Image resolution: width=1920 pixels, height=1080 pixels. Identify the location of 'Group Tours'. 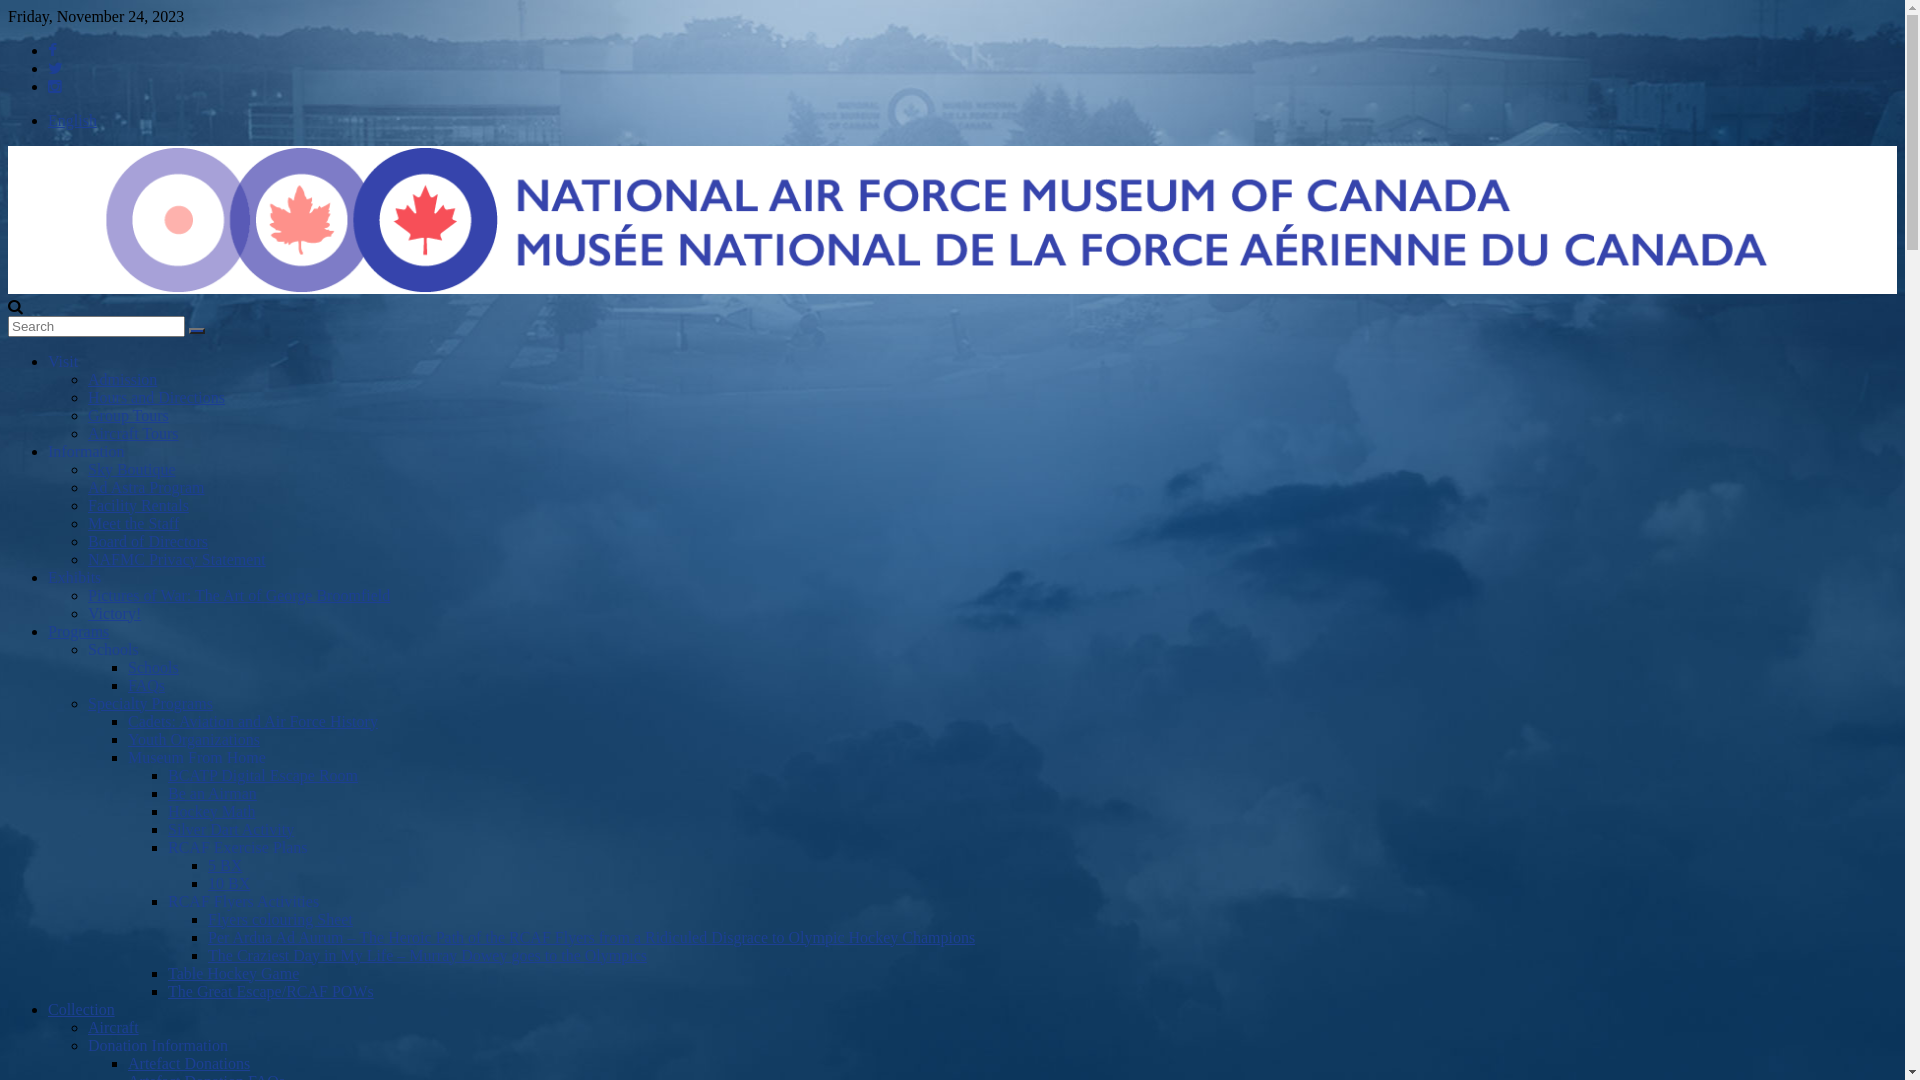
(127, 414).